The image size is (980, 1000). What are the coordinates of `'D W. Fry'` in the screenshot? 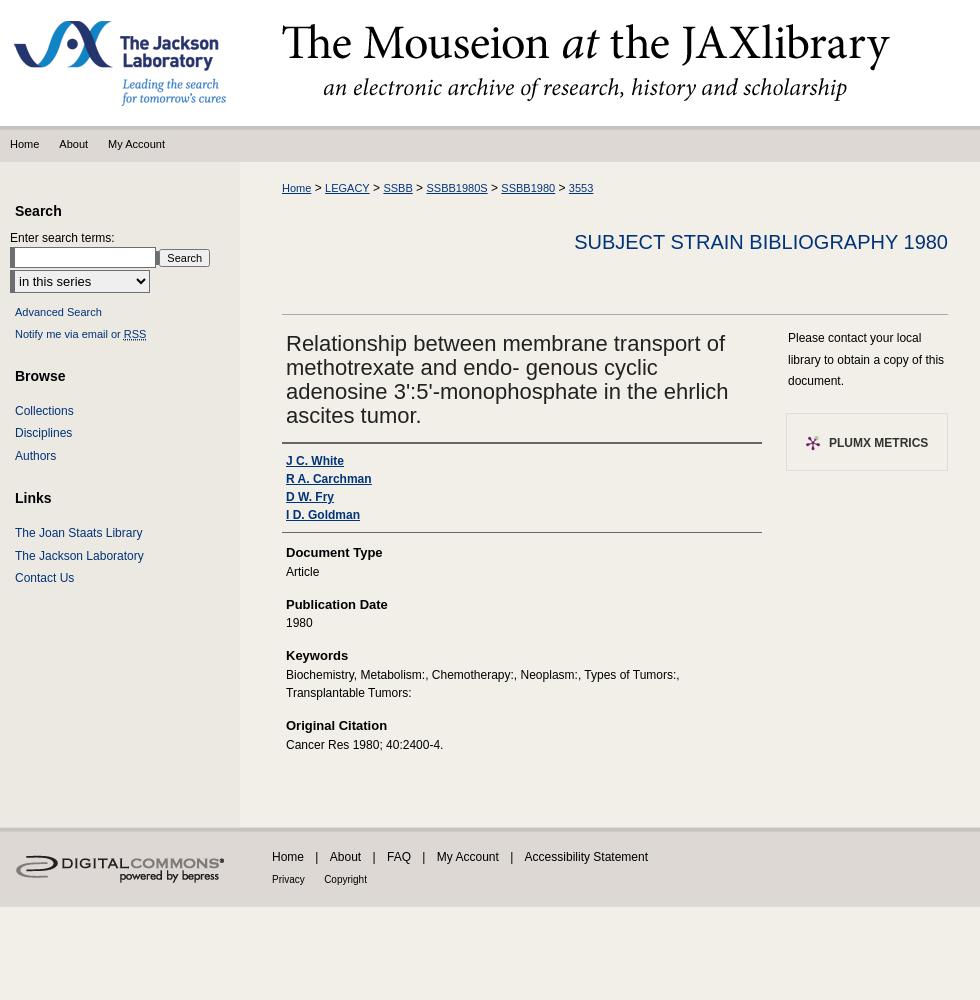 It's located at (309, 496).